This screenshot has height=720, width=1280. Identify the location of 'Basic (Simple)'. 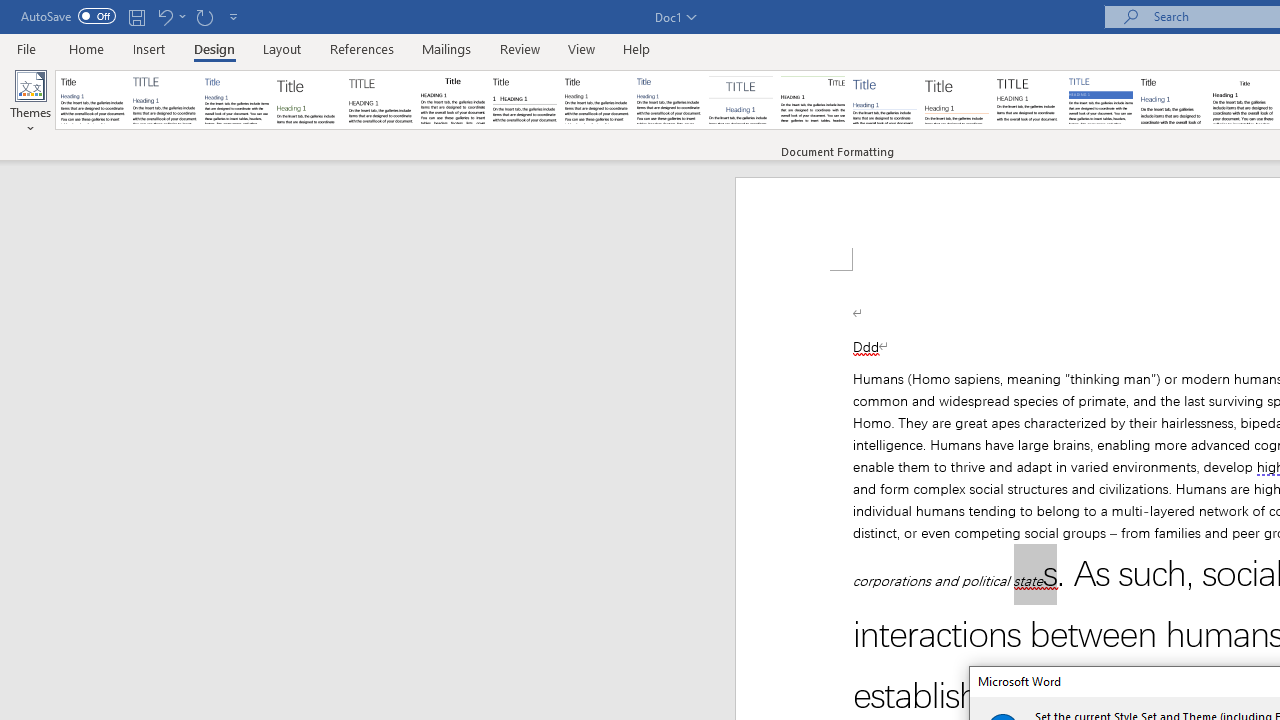
(236, 100).